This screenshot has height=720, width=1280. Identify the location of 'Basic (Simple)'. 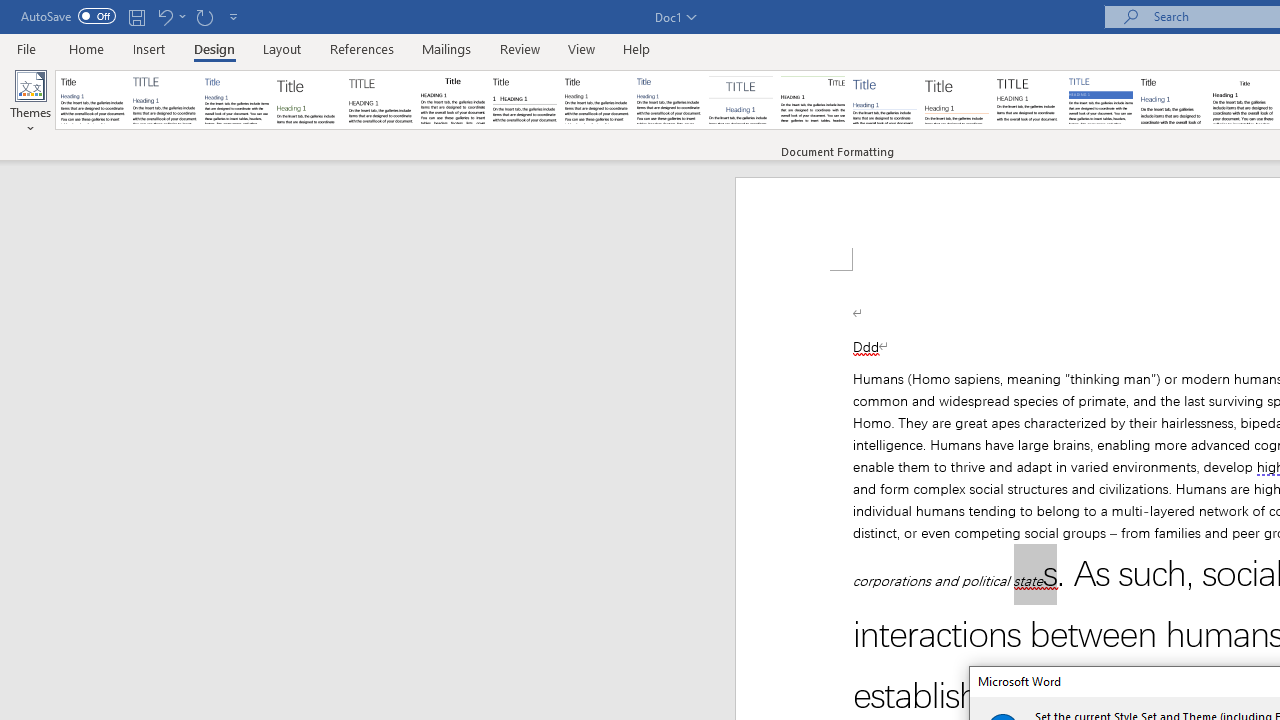
(236, 100).